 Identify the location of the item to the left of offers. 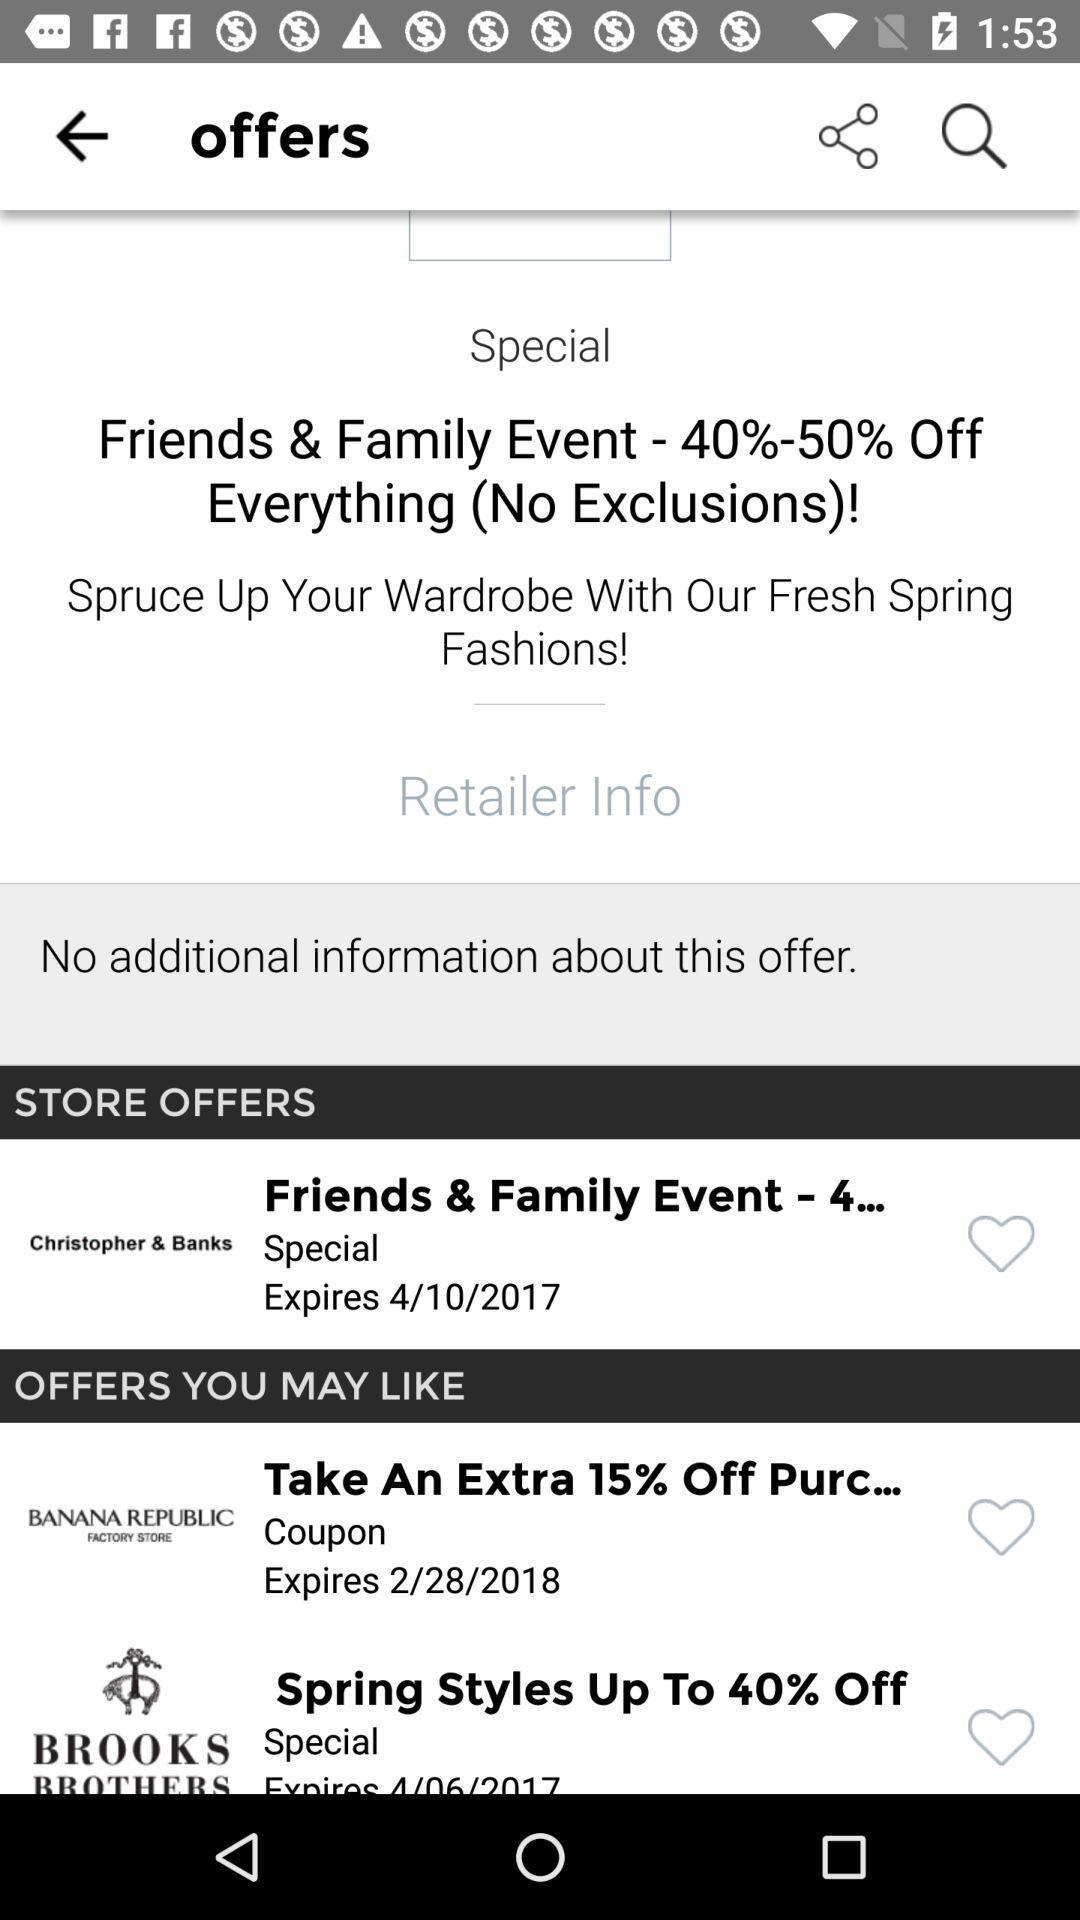
(80, 135).